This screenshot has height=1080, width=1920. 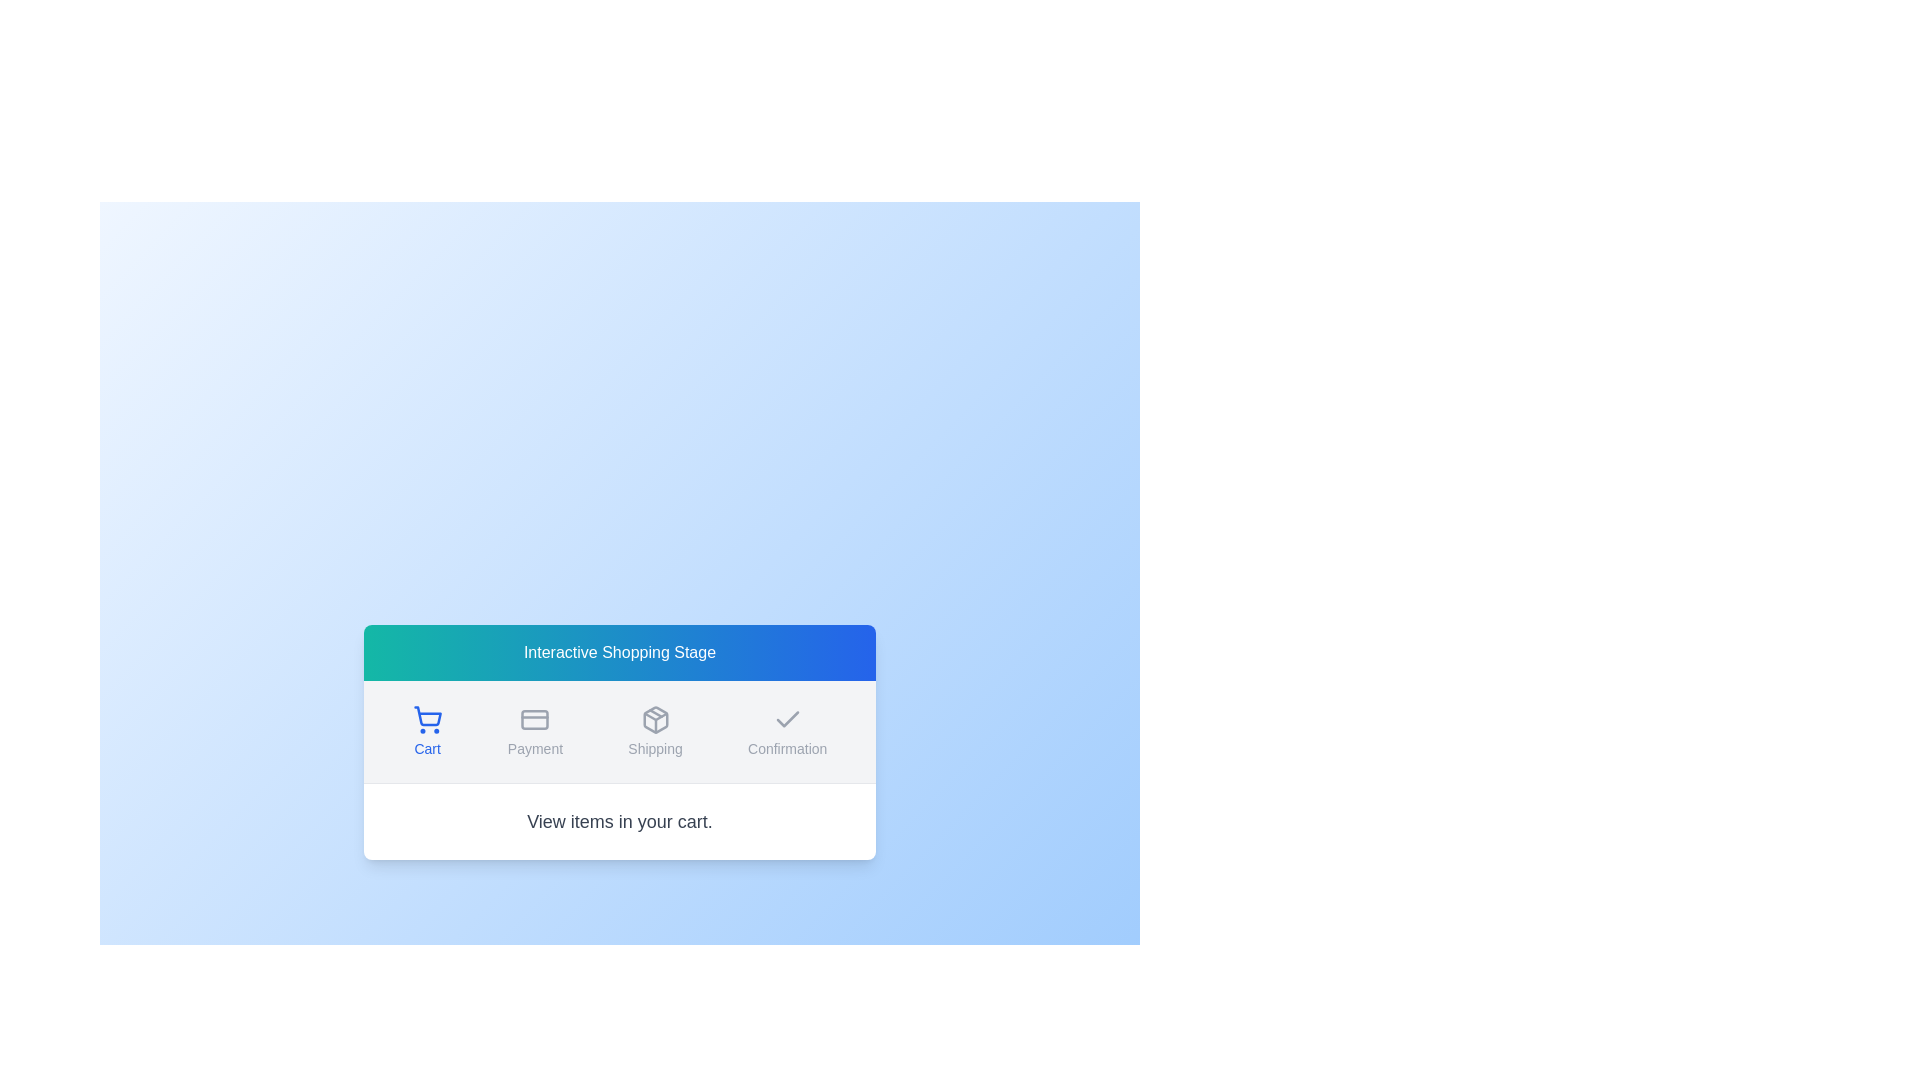 I want to click on the header section titled 'Interactive Shopping Stage', which has a gradient background from teal to blue and rounded top corners, so click(x=618, y=651).